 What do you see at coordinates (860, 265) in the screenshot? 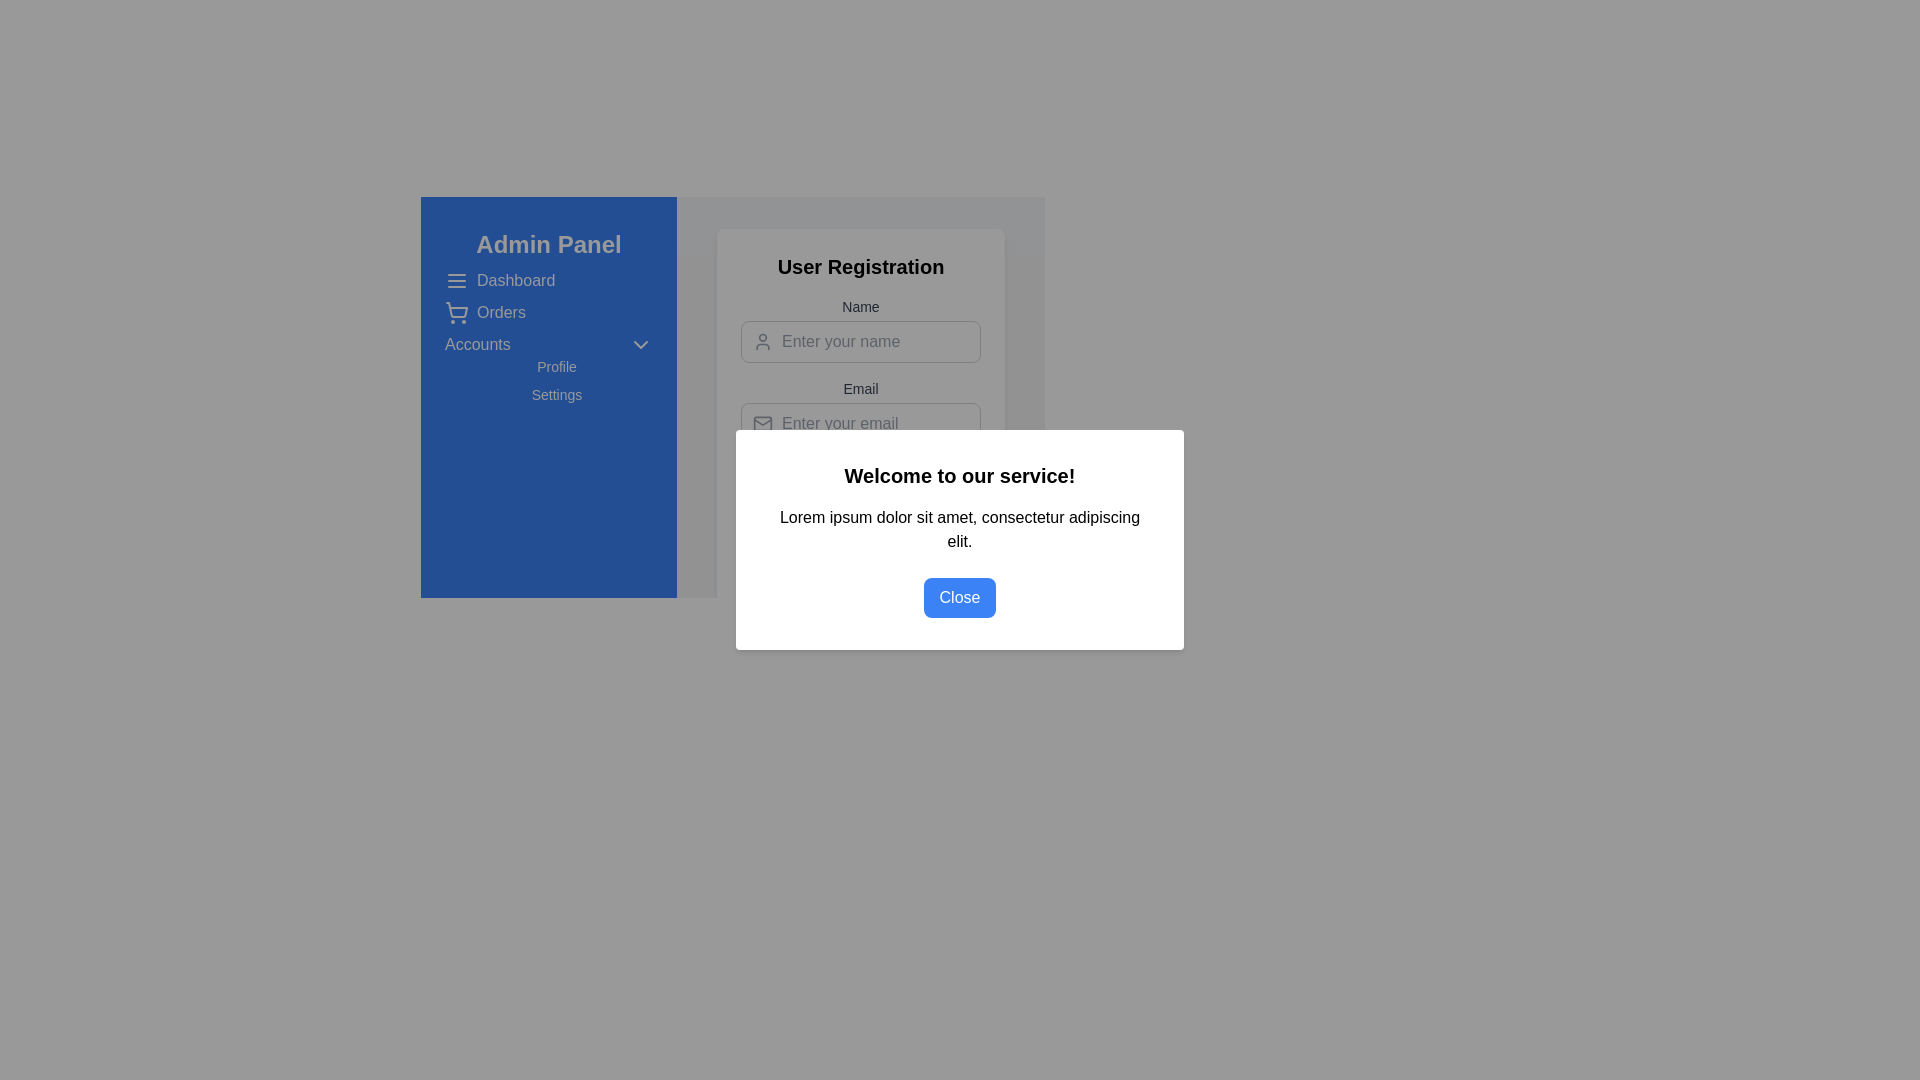
I see `the 'User Registration' text header, which is a bold and large font element positioned at the top of the modal, serving as the title for the form section` at bounding box center [860, 265].